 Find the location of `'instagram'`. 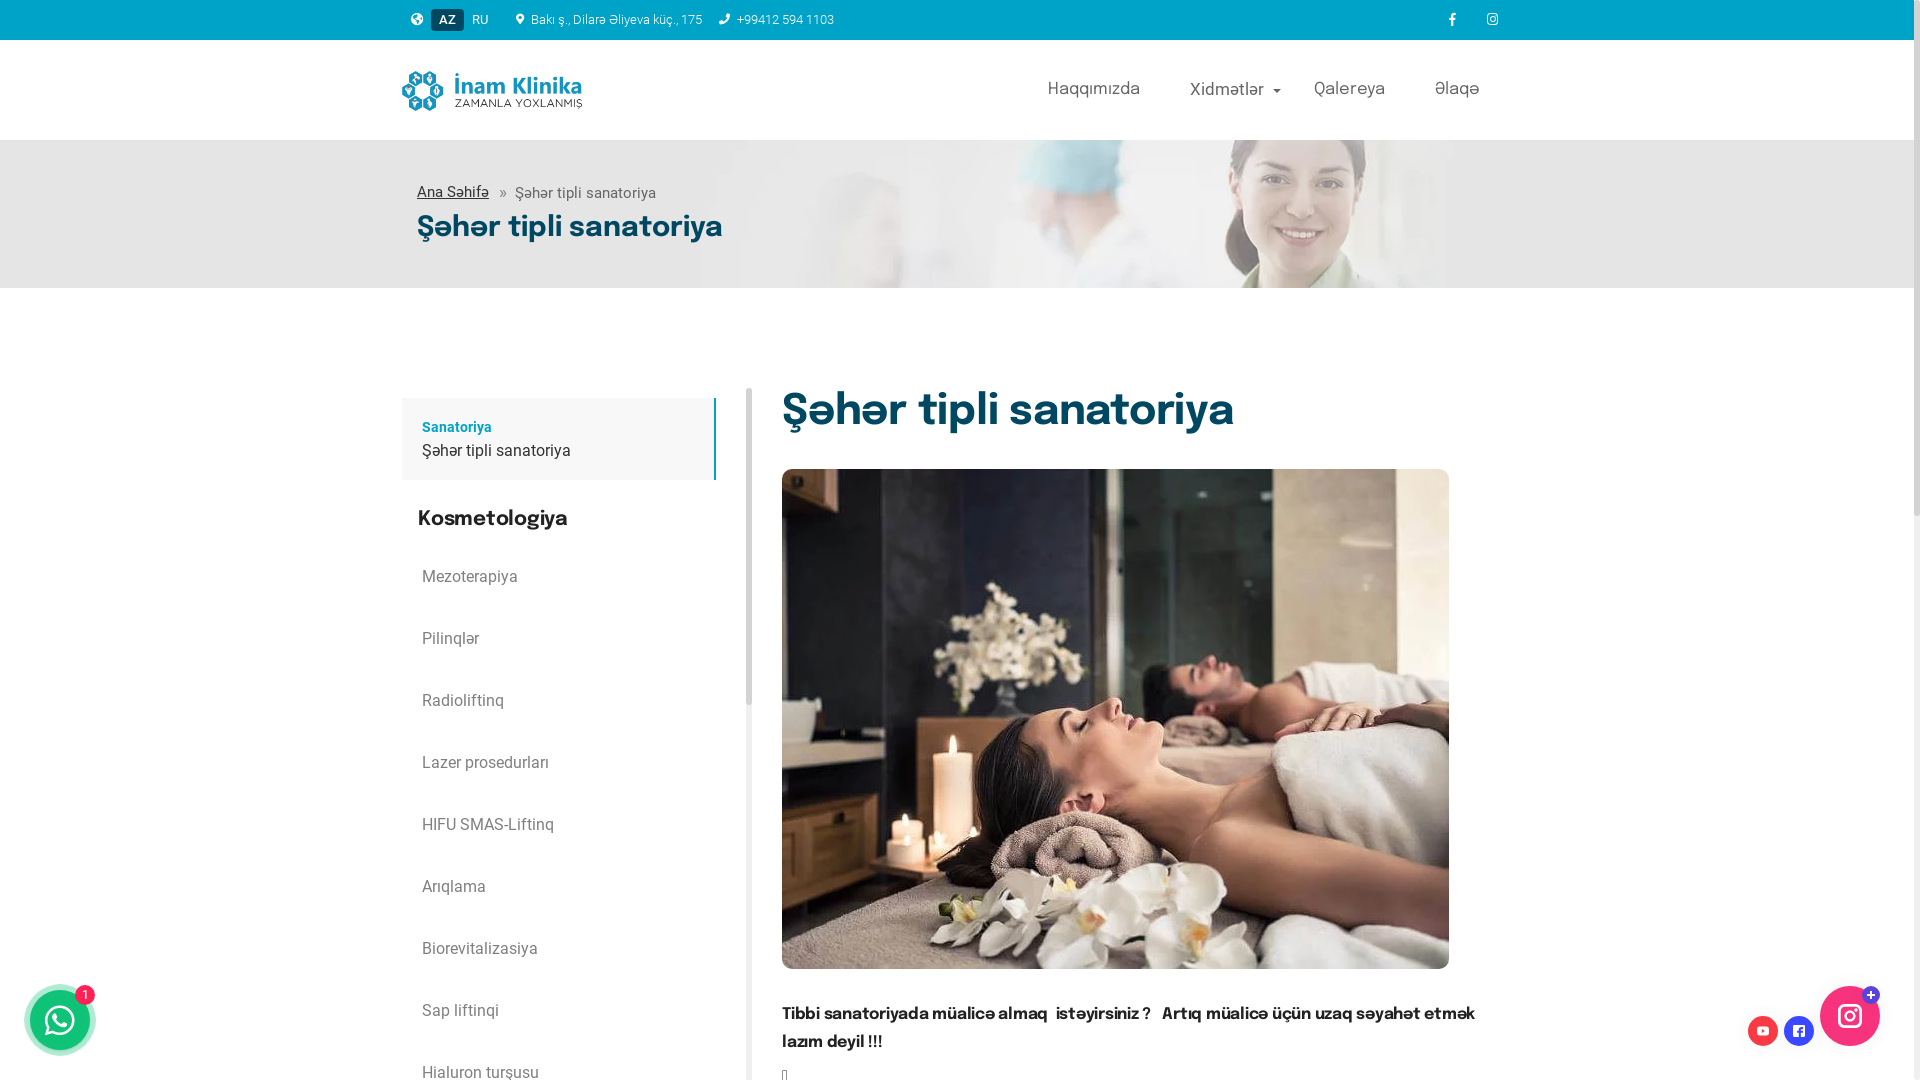

'instagram' is located at coordinates (1472, 19).